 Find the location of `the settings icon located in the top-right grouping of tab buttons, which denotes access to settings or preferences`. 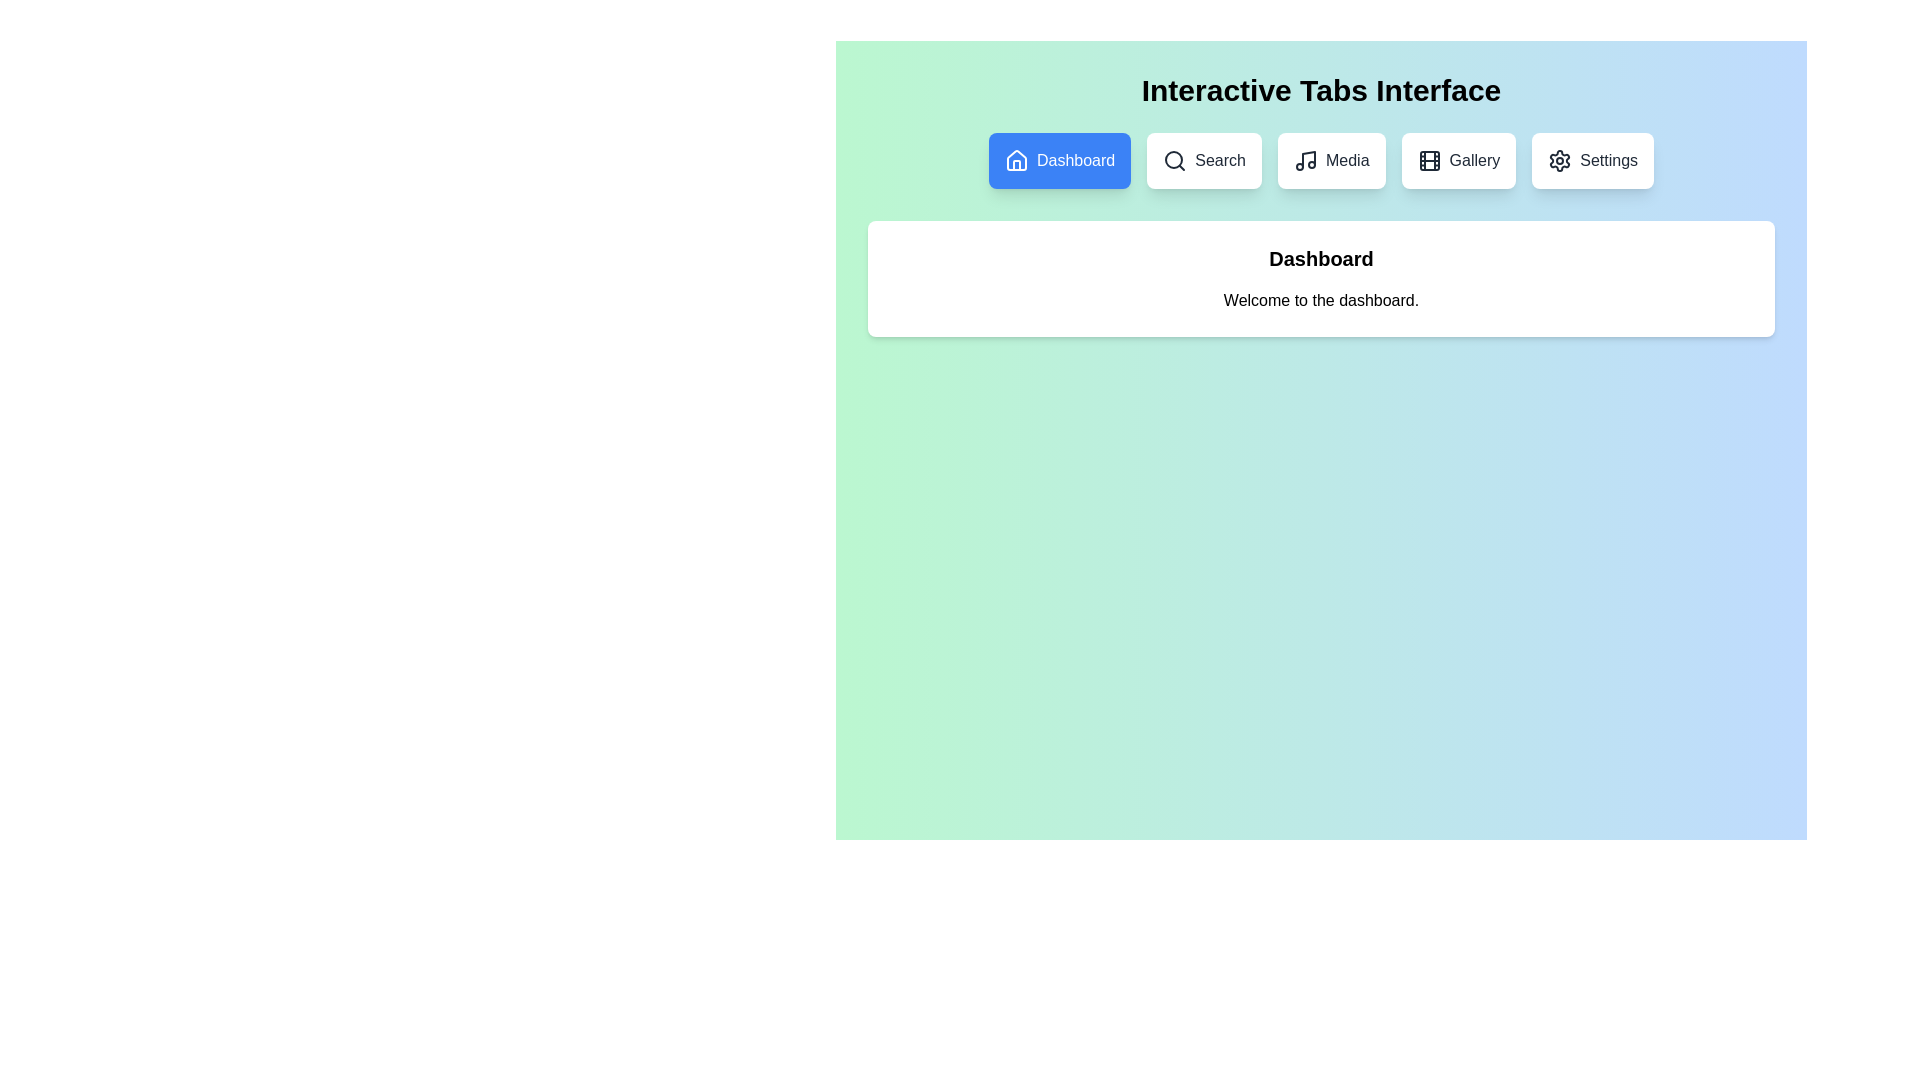

the settings icon located in the top-right grouping of tab buttons, which denotes access to settings or preferences is located at coordinates (1559, 160).